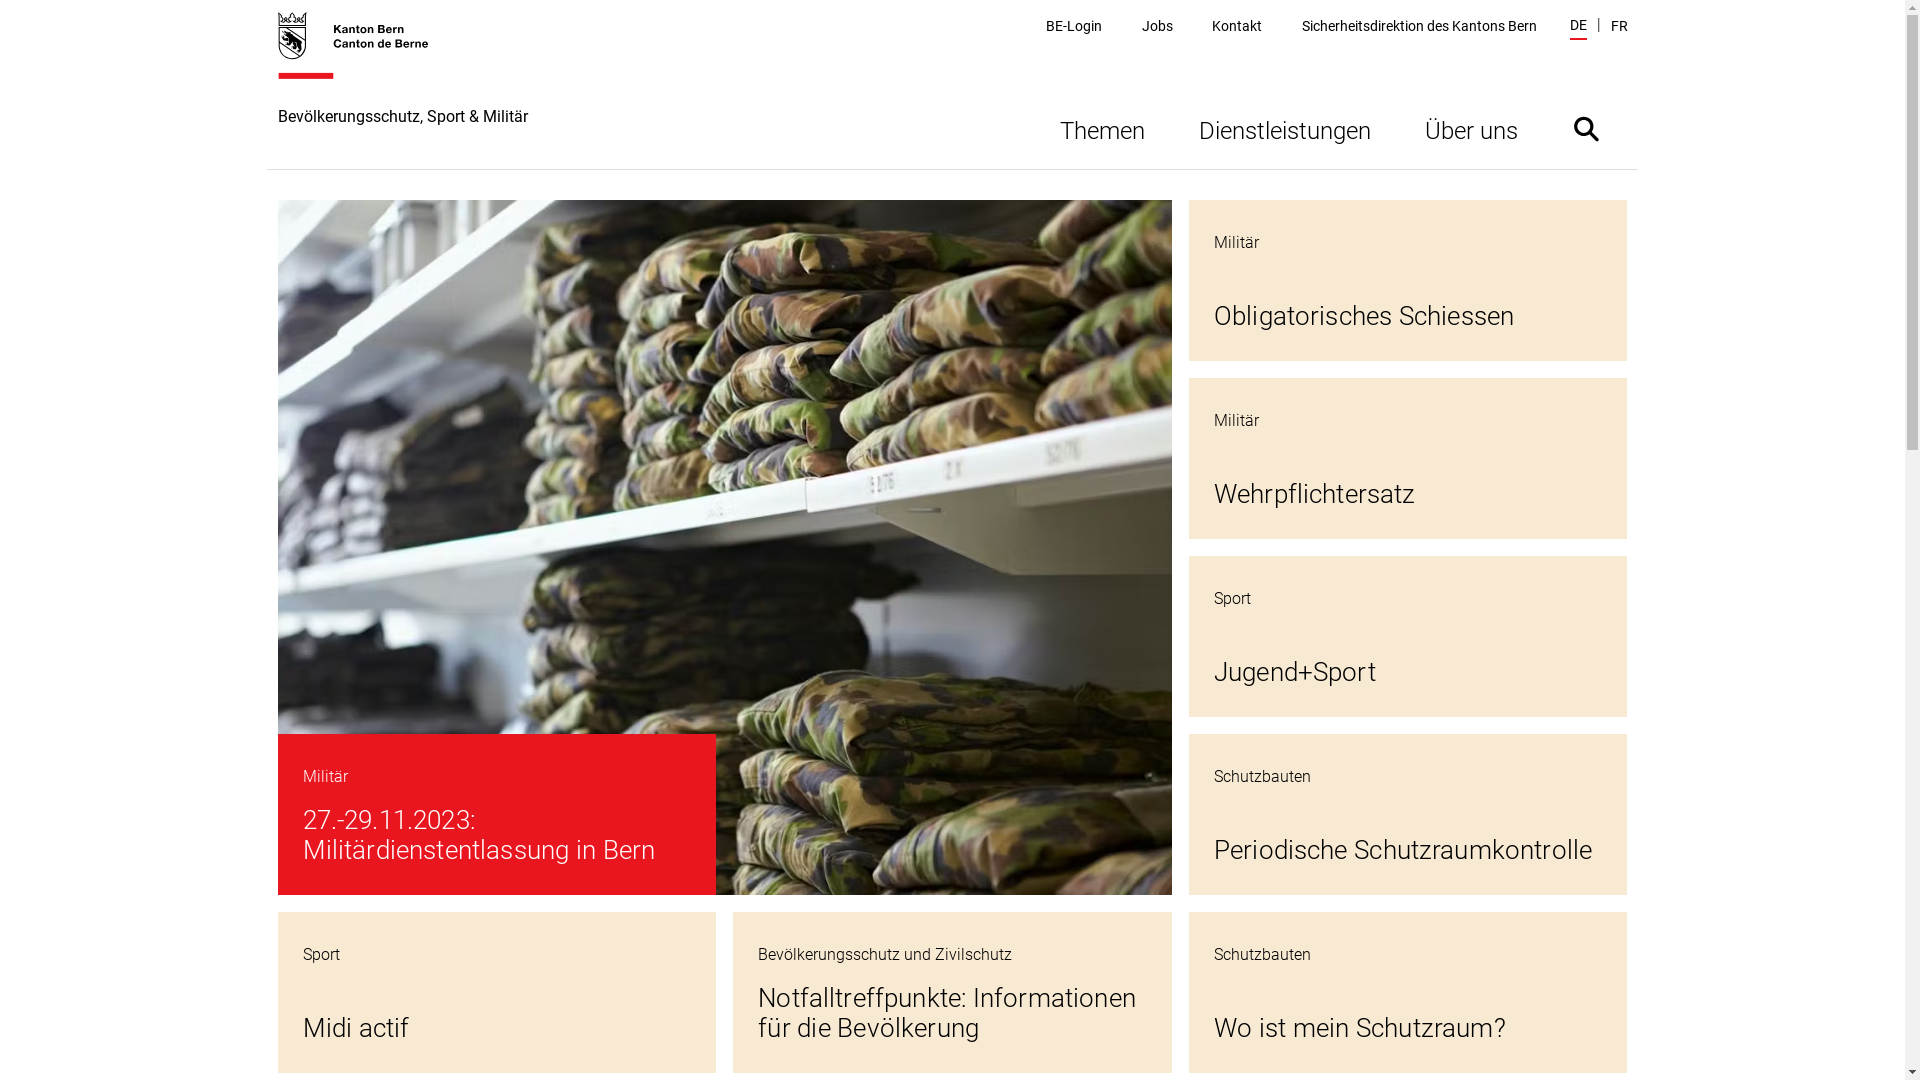  I want to click on 'FR', so click(1618, 26).